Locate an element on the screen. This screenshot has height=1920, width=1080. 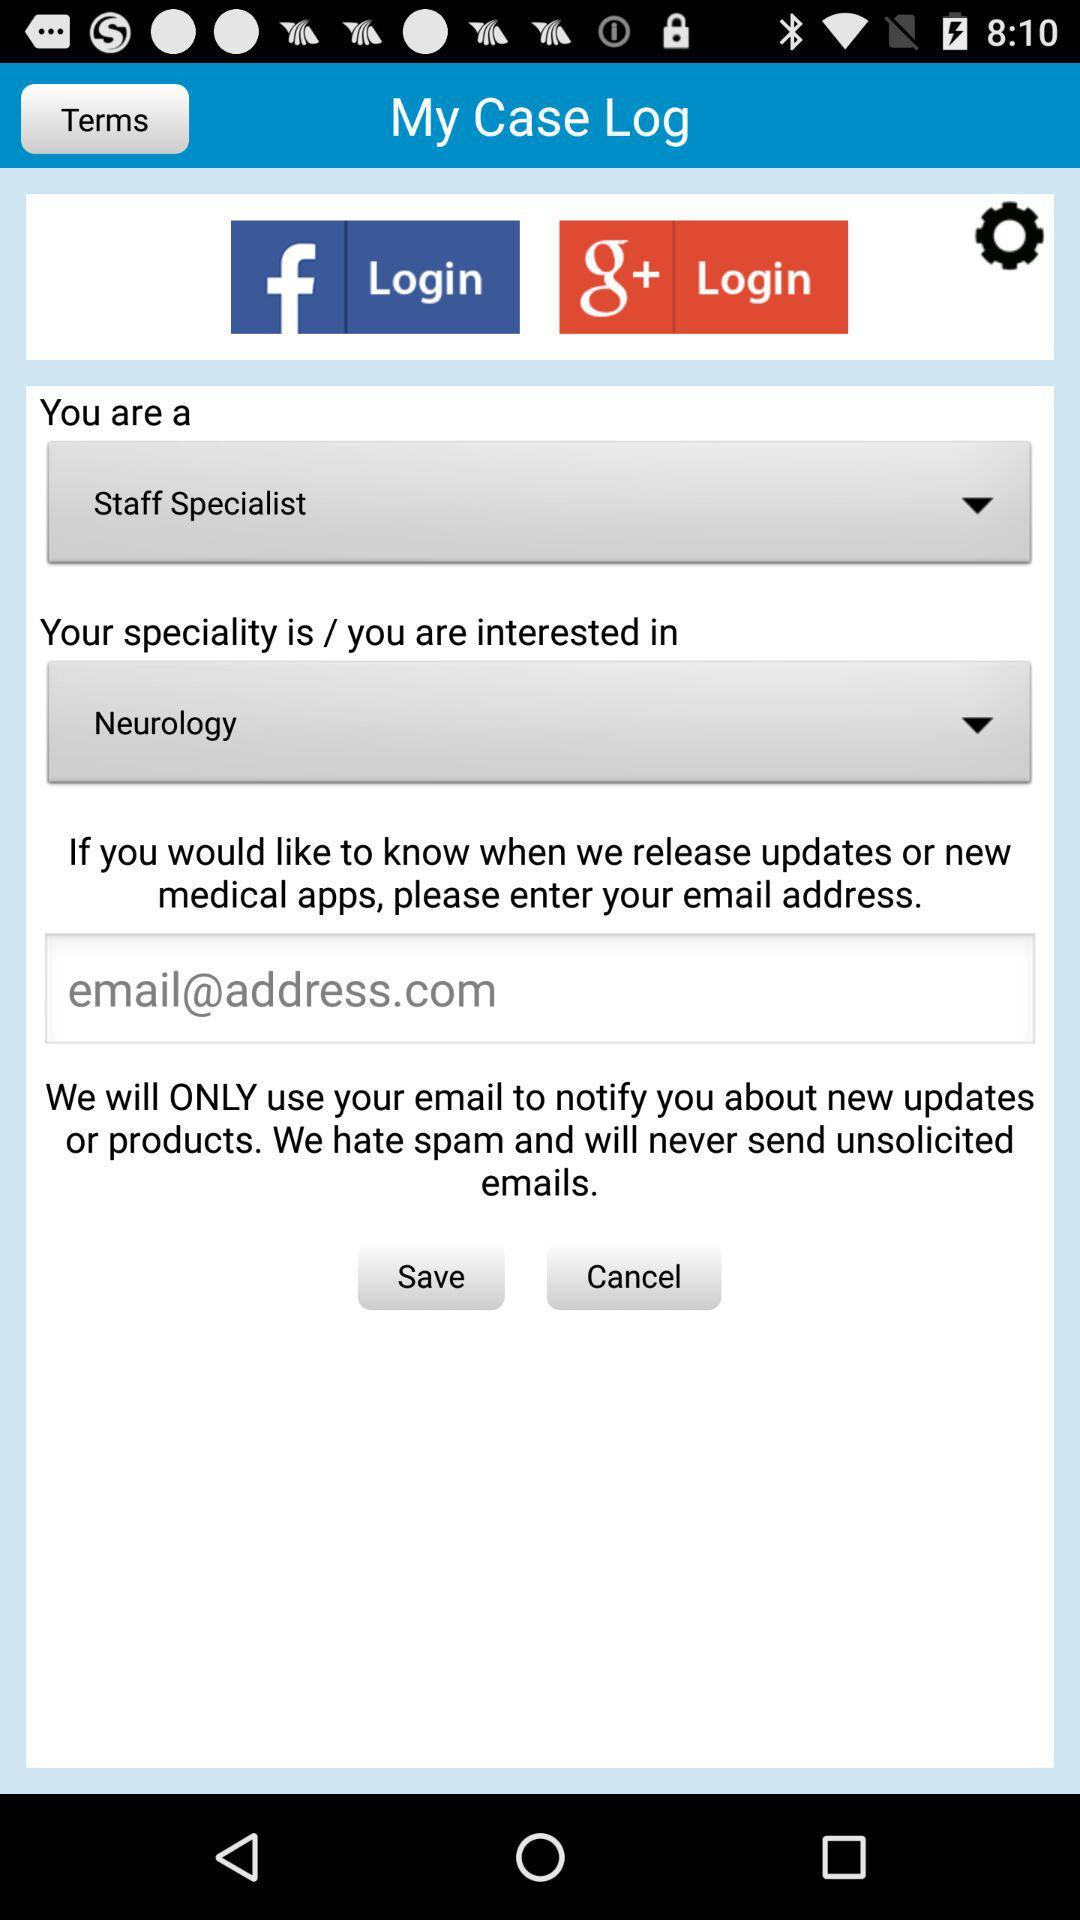
facebook login is located at coordinates (375, 276).